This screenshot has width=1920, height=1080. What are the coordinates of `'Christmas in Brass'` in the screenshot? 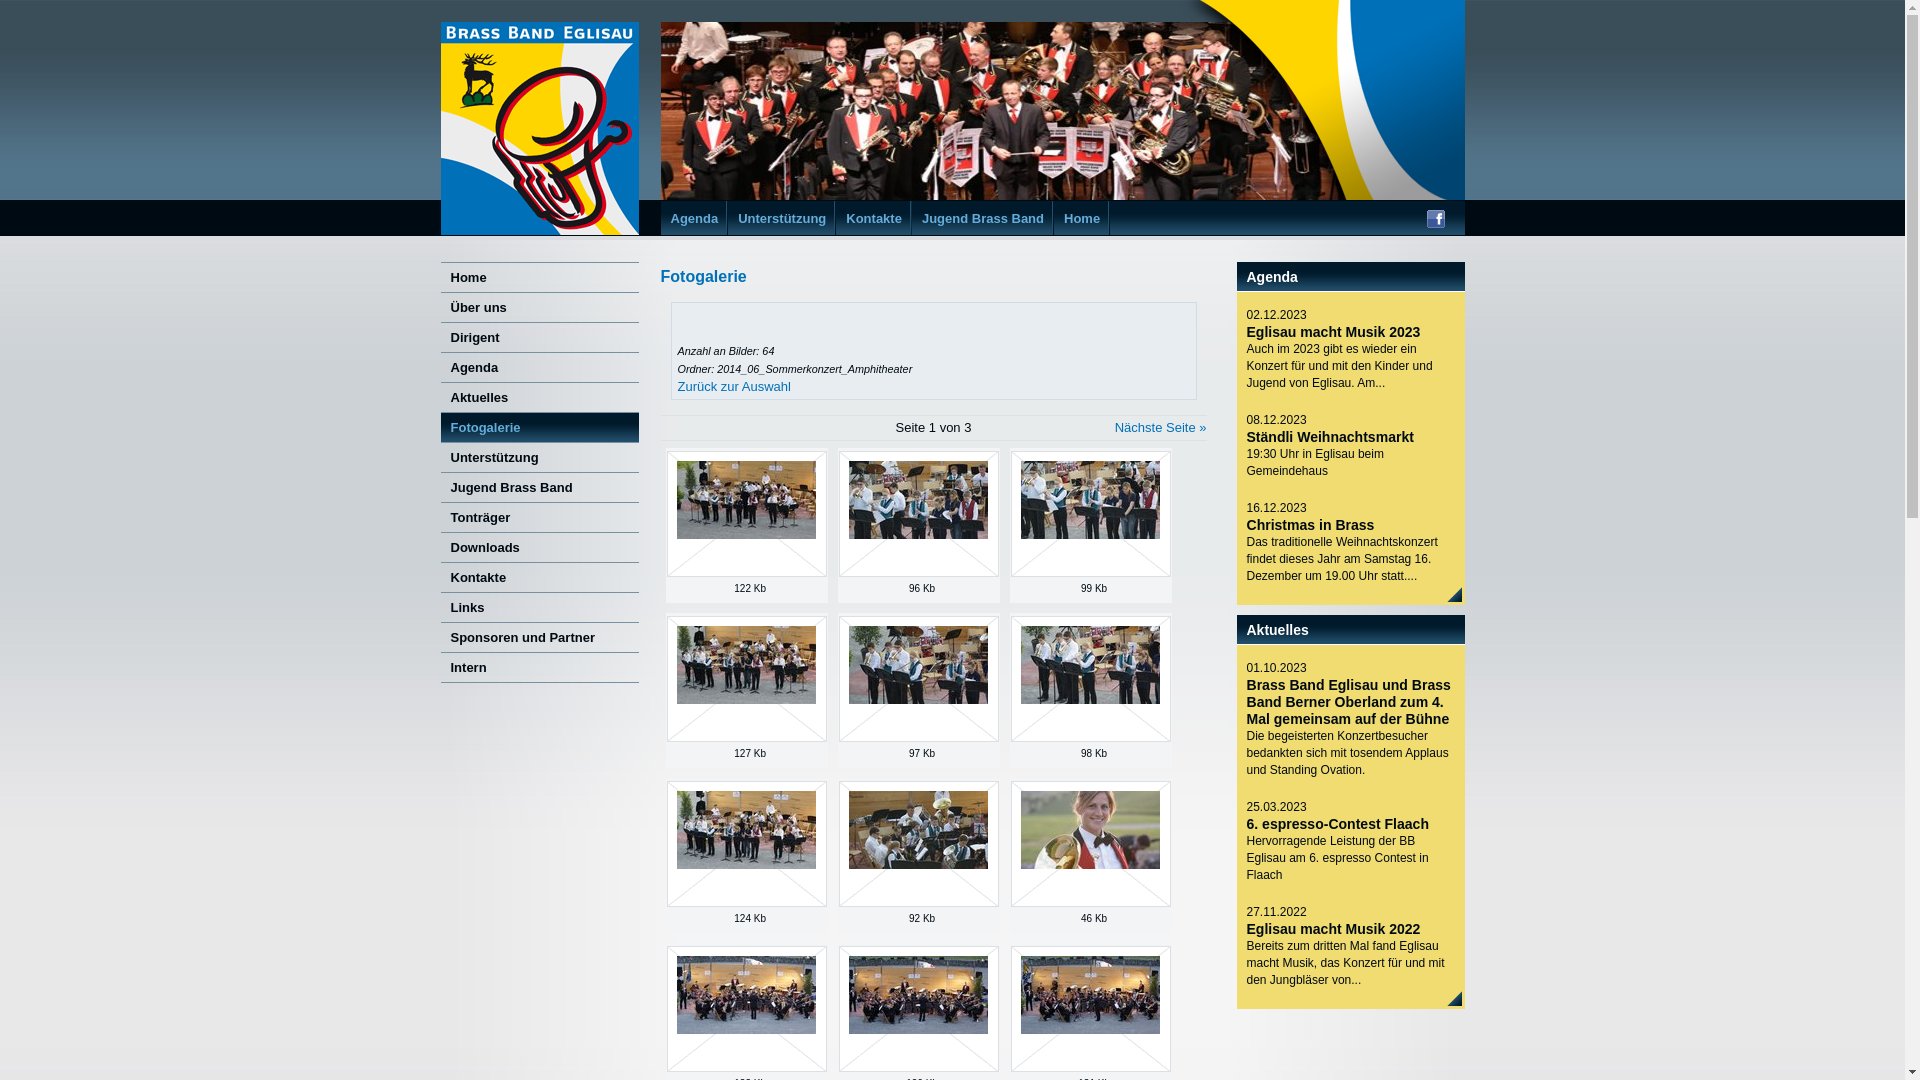 It's located at (1310, 523).